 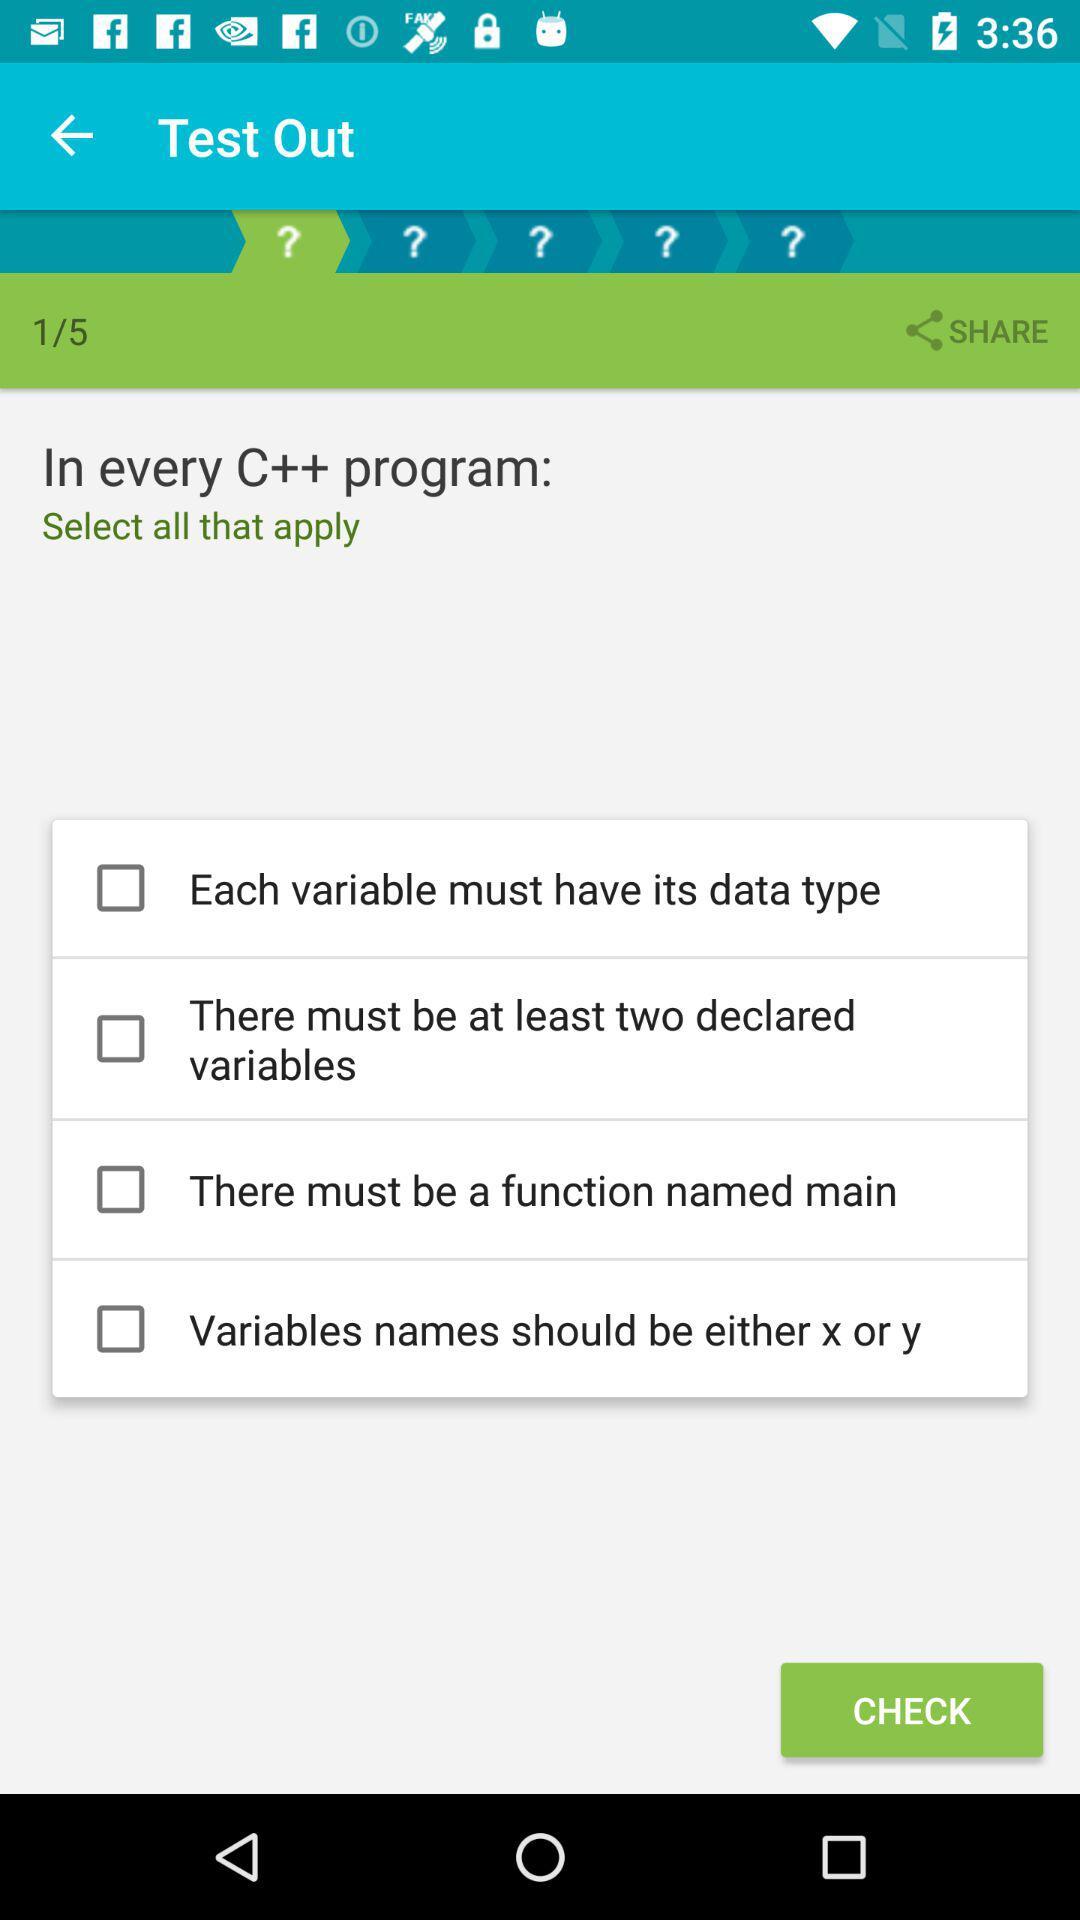 What do you see at coordinates (666, 240) in the screenshot?
I see `the question mark icon` at bounding box center [666, 240].